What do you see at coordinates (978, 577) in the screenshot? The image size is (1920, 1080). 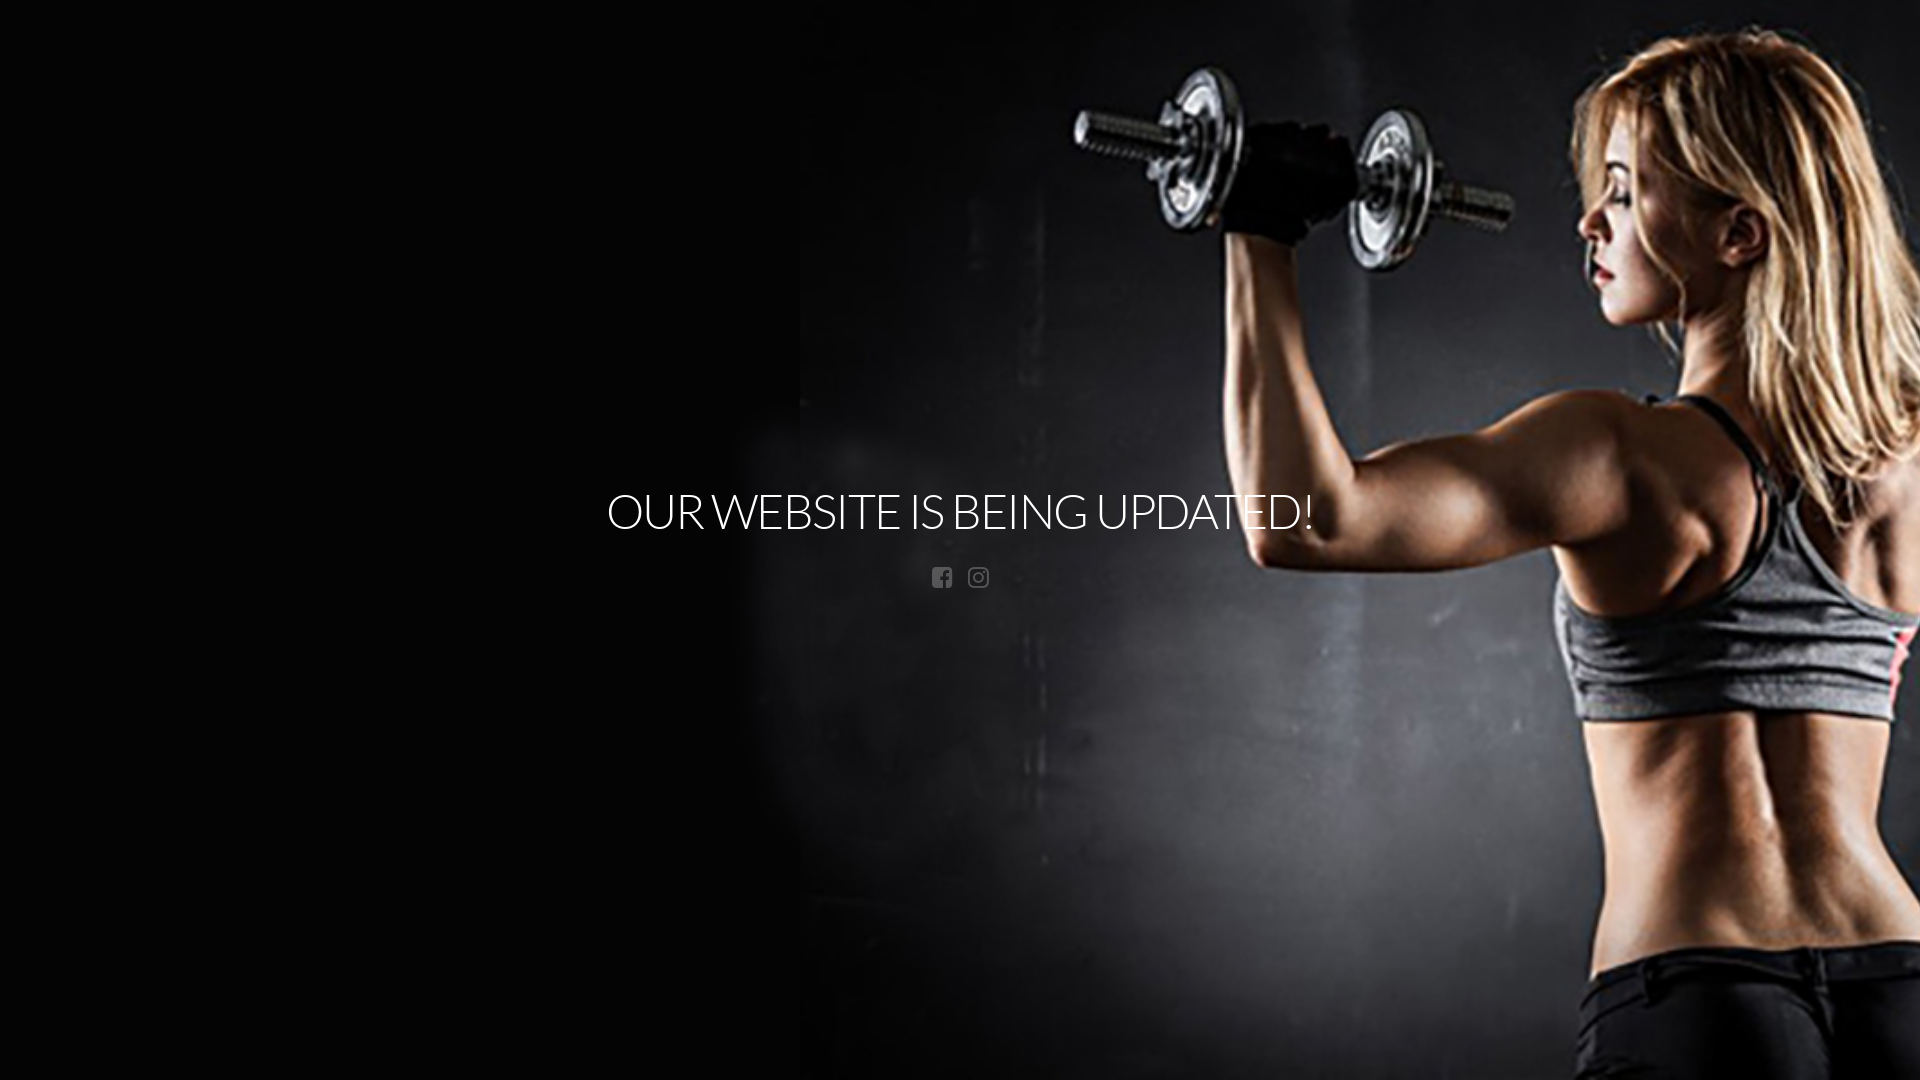 I see `'Instagram'` at bounding box center [978, 577].